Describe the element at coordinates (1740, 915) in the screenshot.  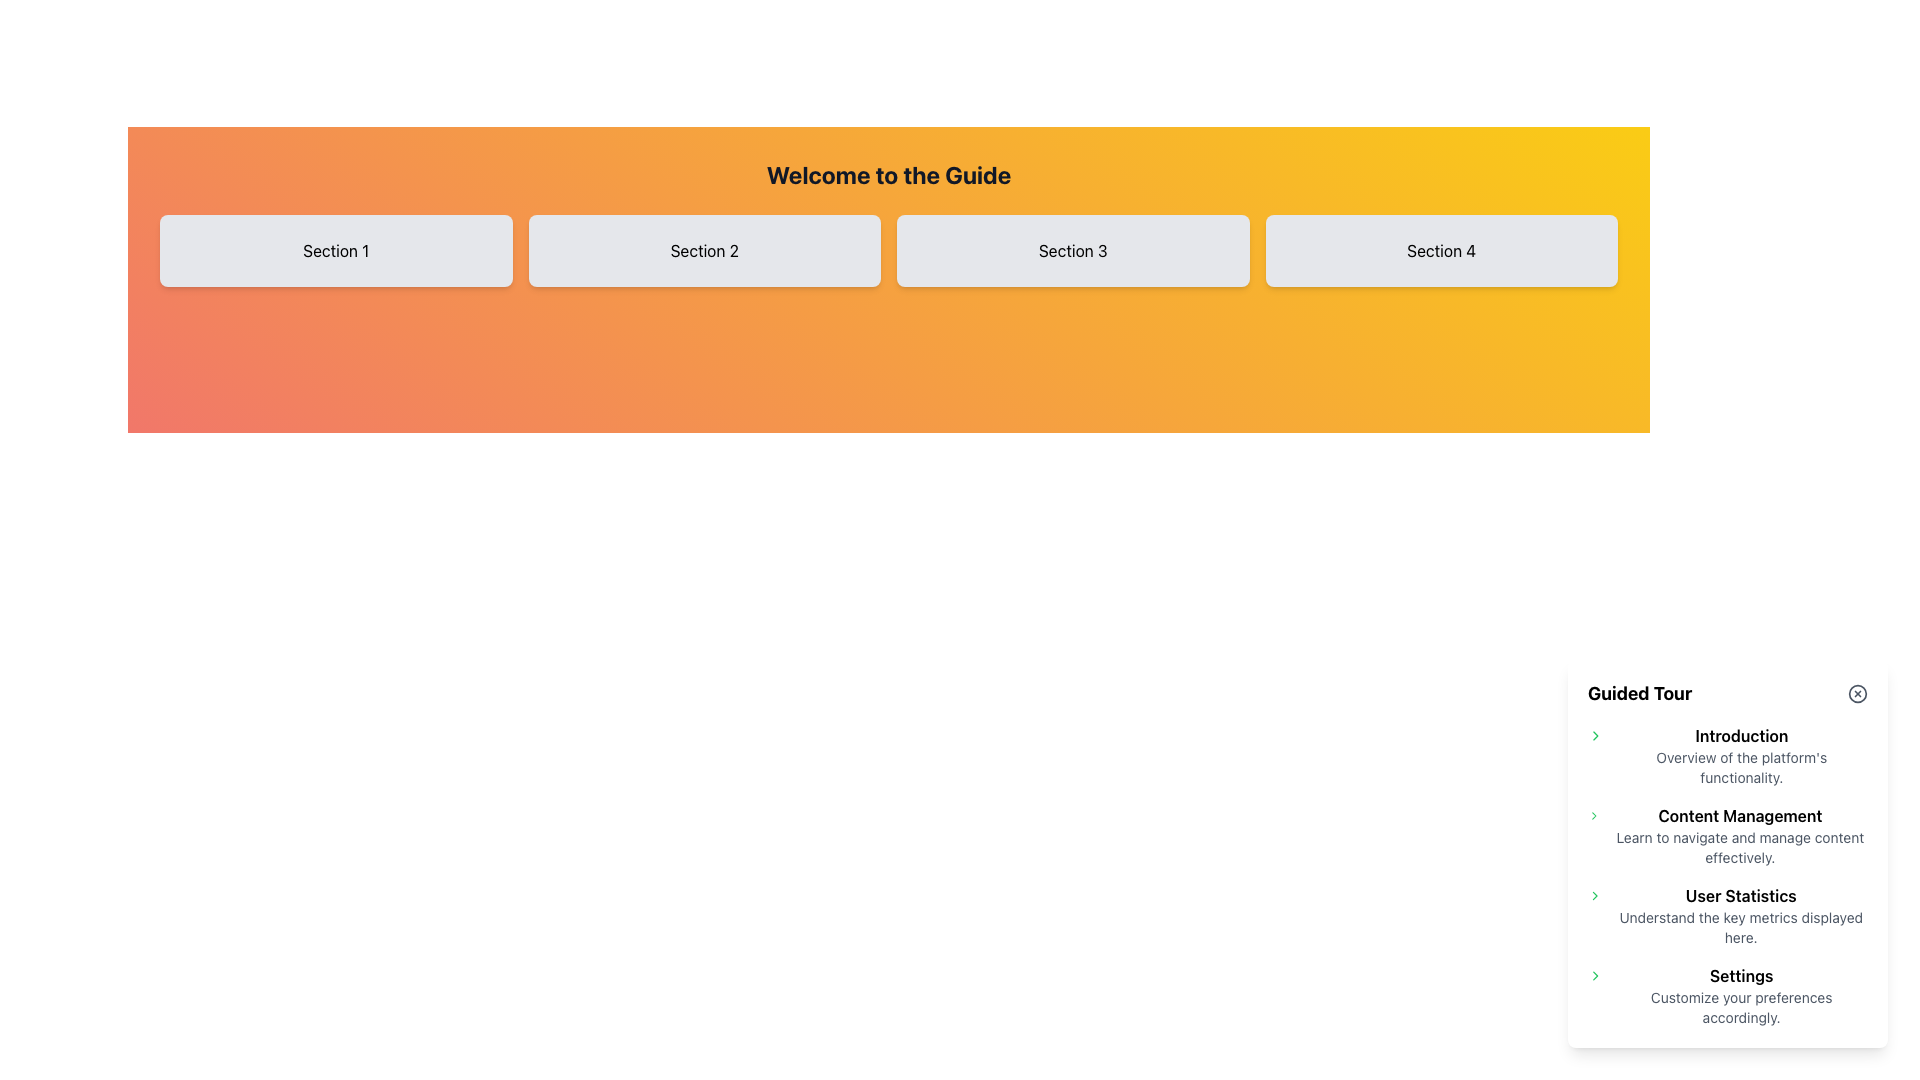
I see `the 'User Statistics' label element` at that location.